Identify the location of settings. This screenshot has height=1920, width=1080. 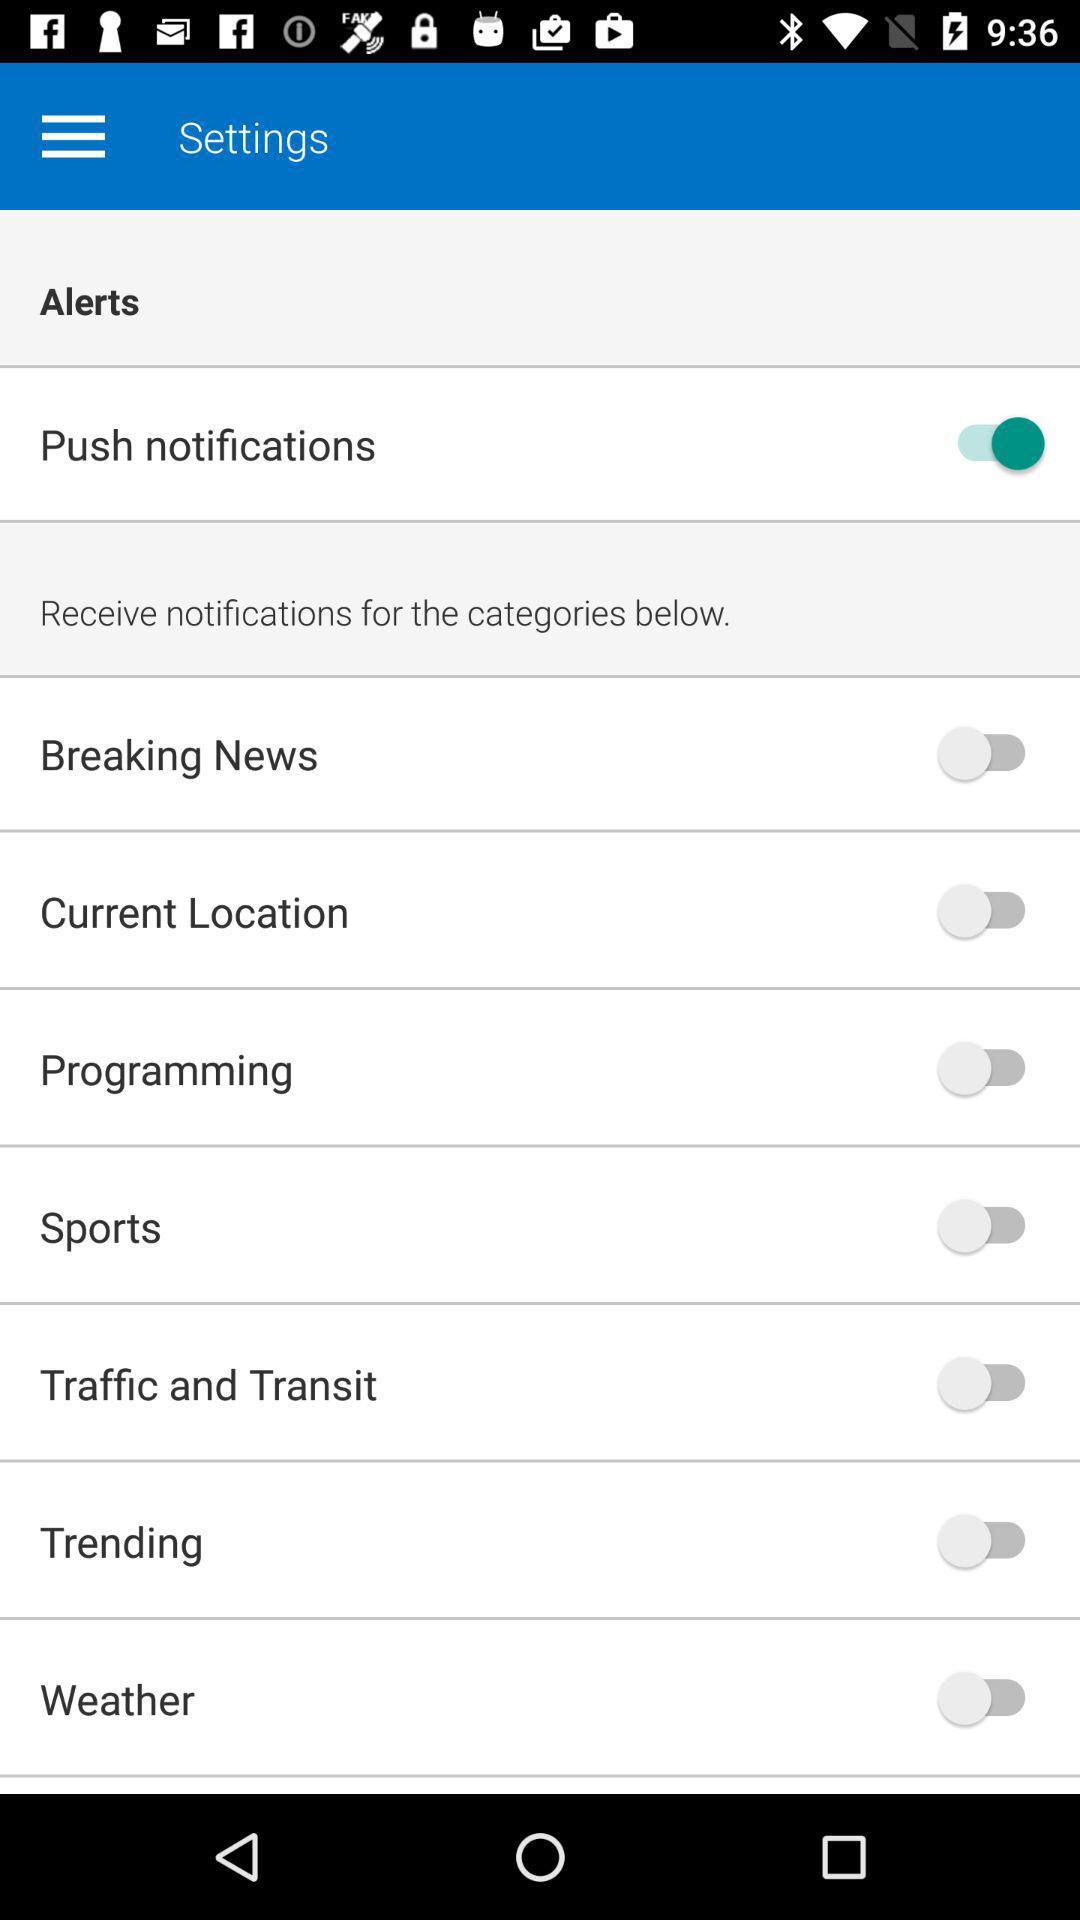
(72, 135).